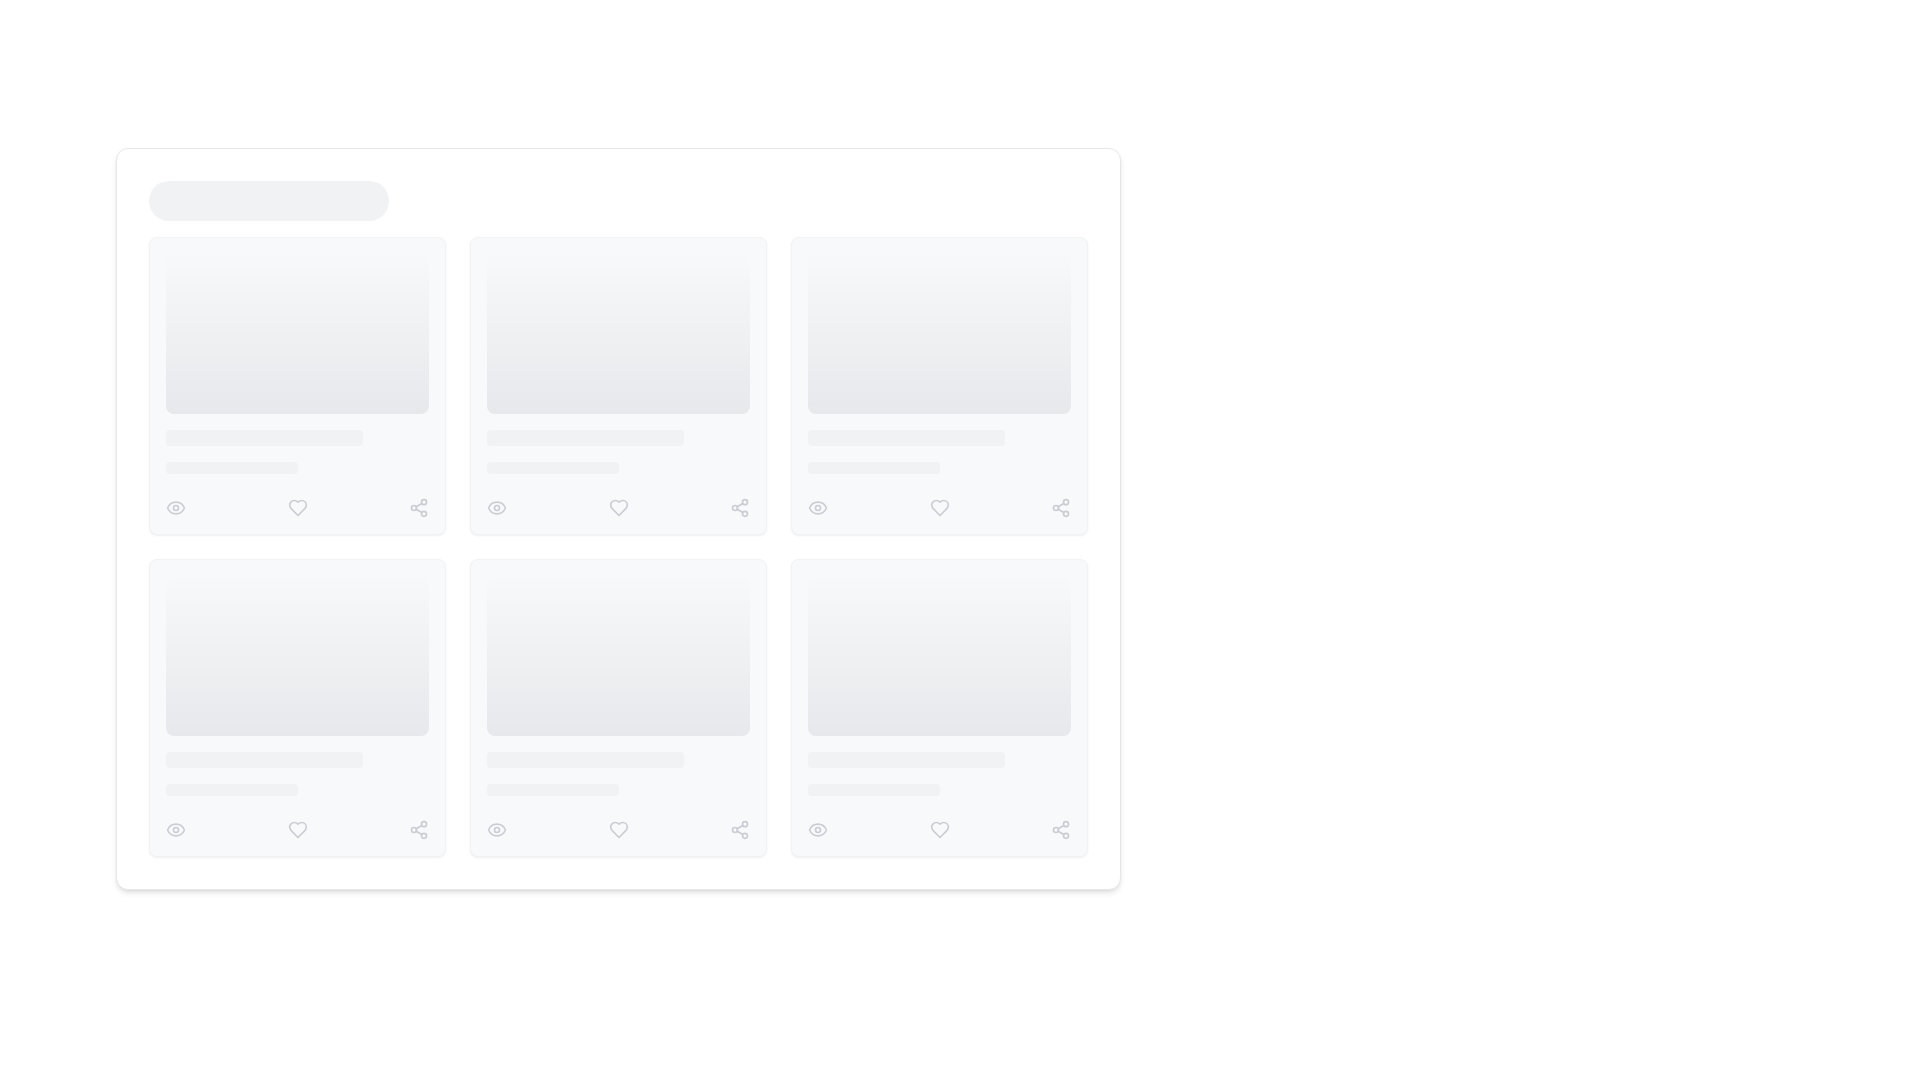 This screenshot has width=1920, height=1080. I want to click on the rightmost share icon in the bottom row of the grid layout, so click(417, 829).